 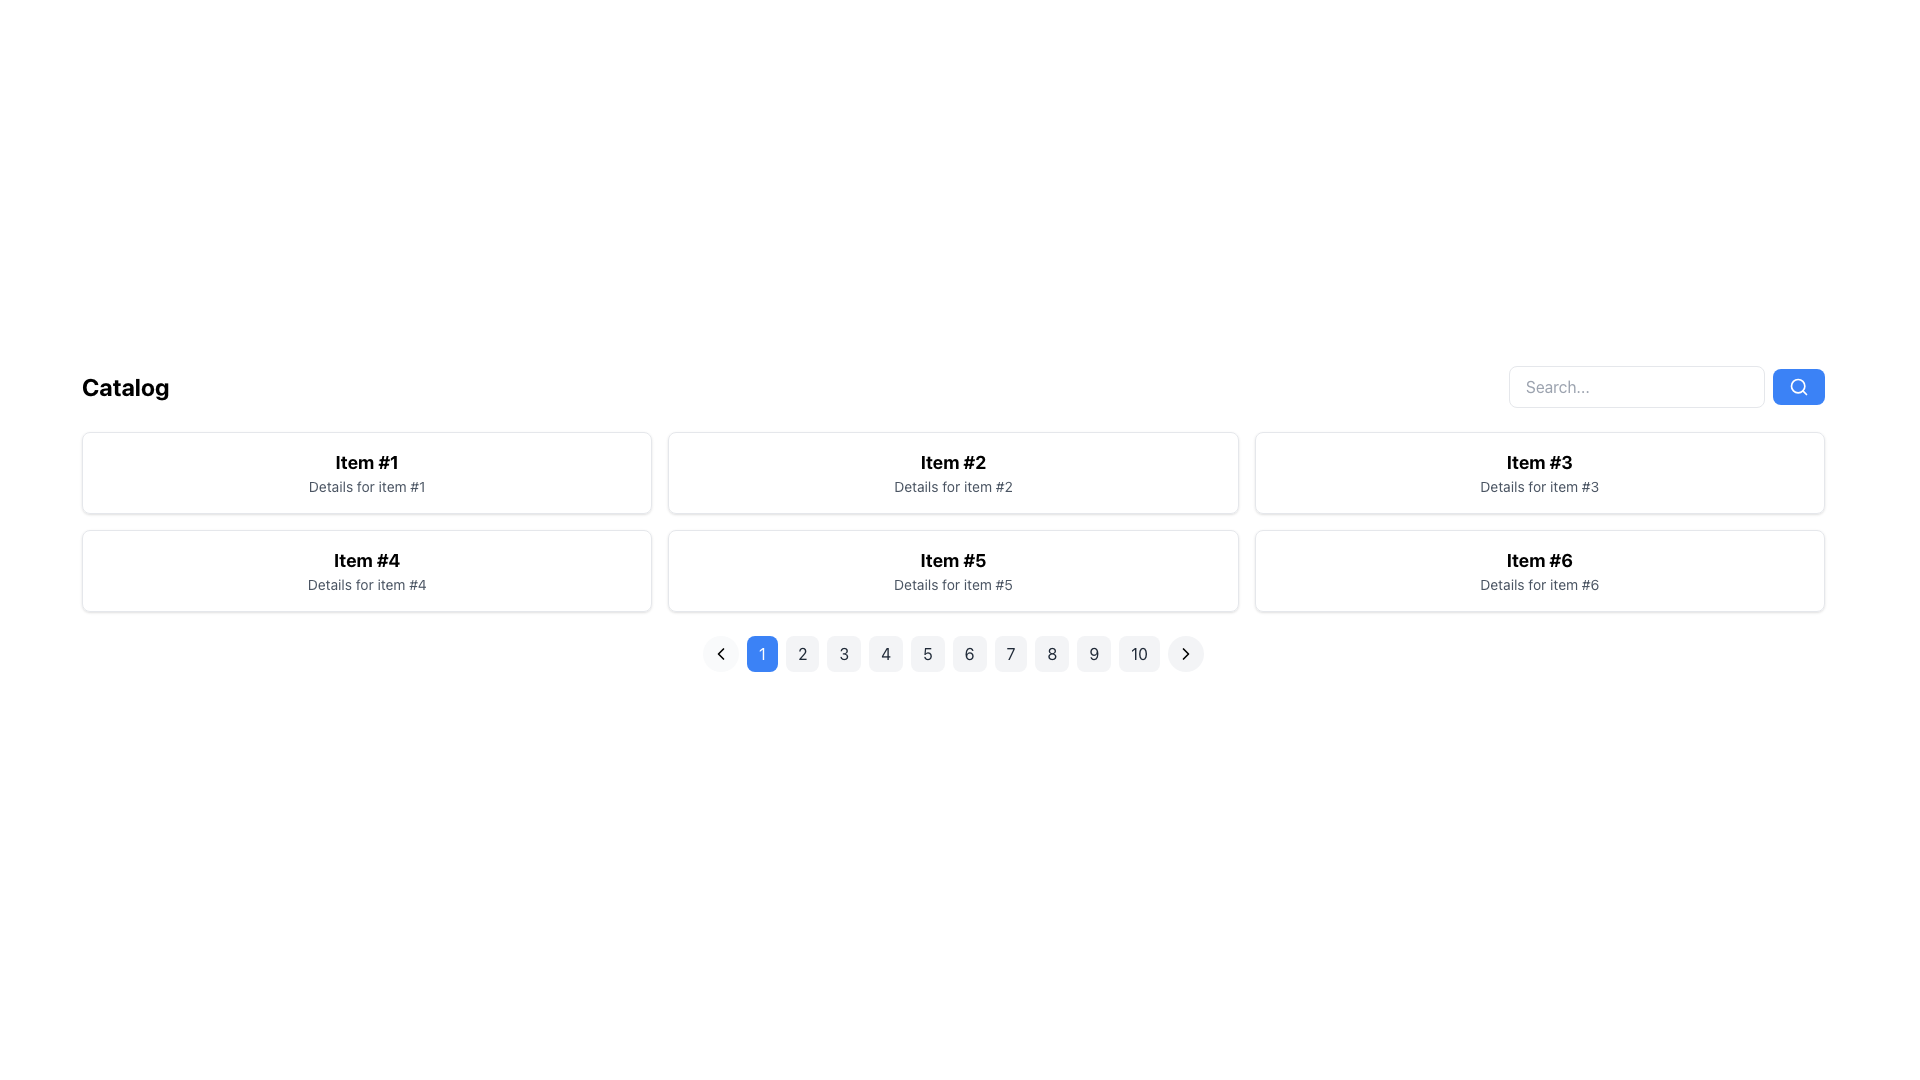 I want to click on the search button located to the right of the search input field, which triggers a search action when clicked, so click(x=1799, y=386).